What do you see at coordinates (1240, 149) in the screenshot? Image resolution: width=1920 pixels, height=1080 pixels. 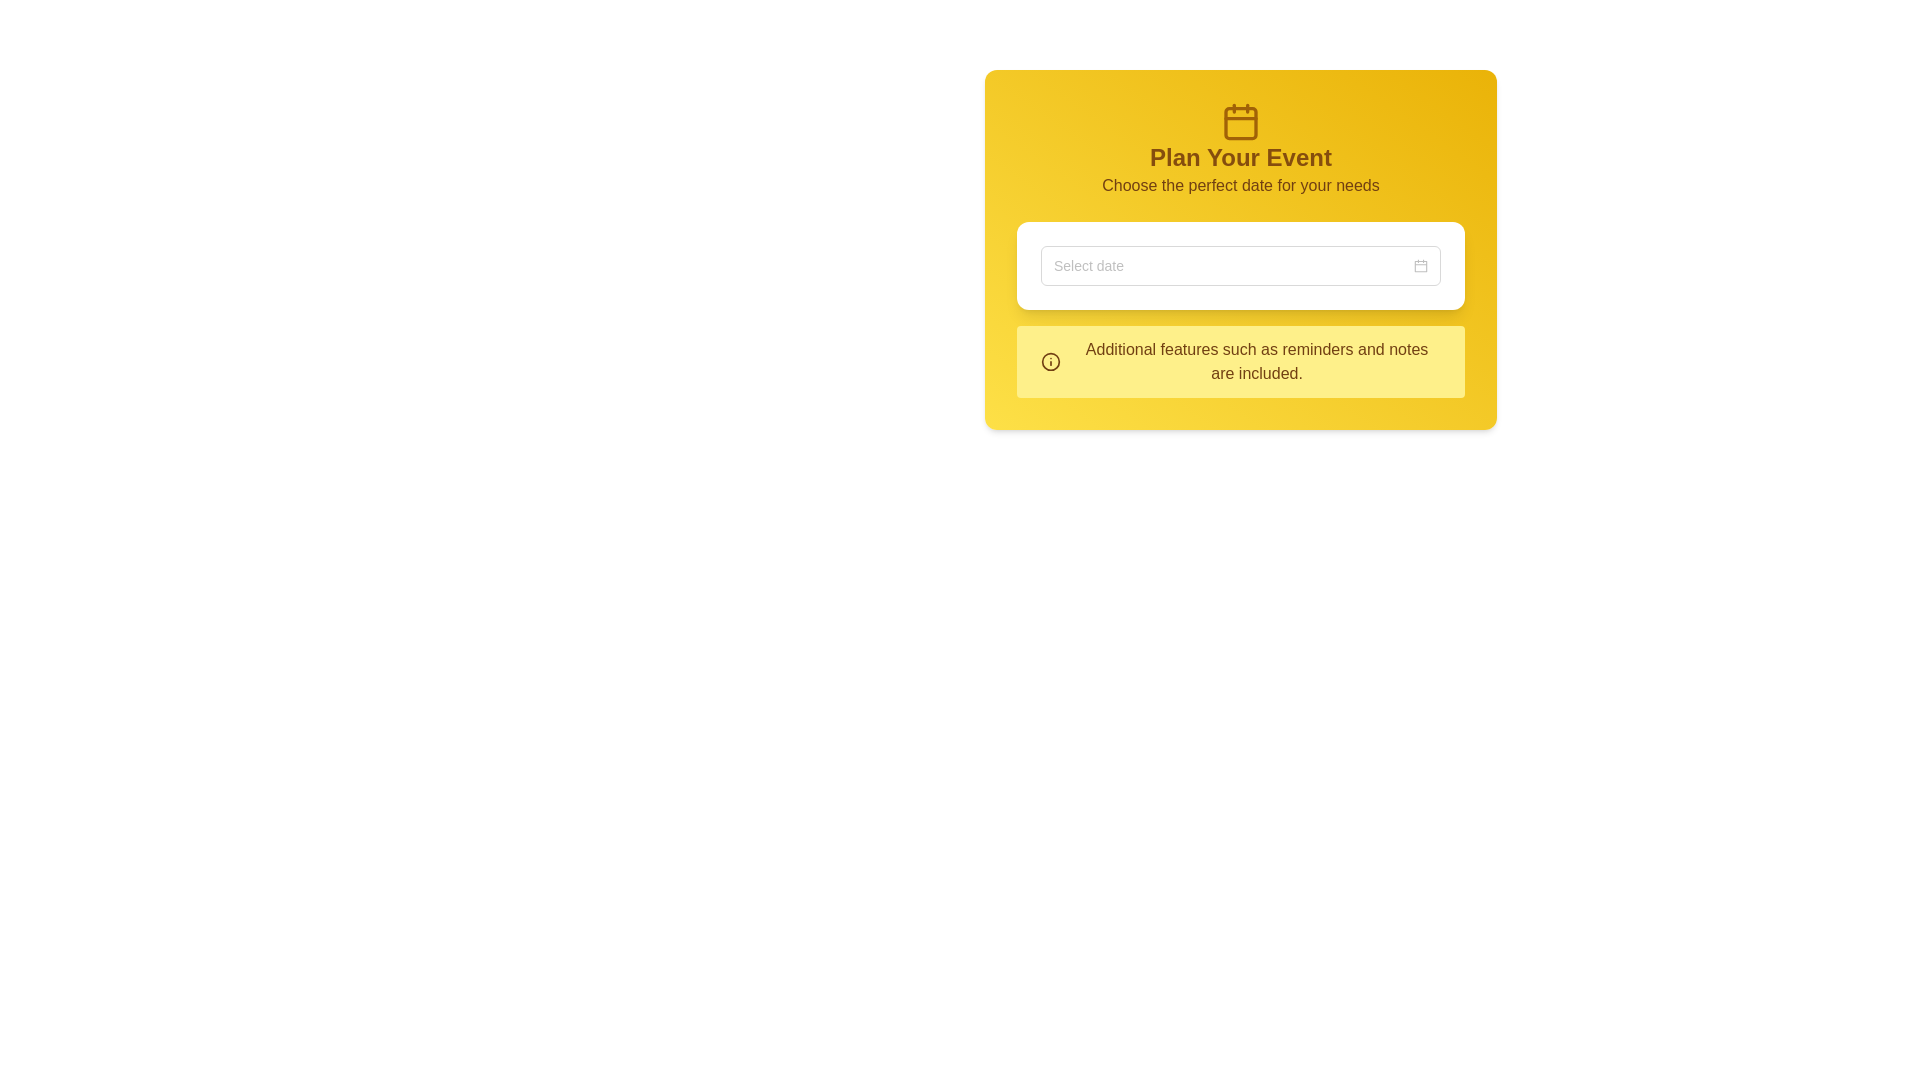 I see `the text block with the title 'Plan Your Event' and its calendar icon, which is centrally located at the top of the yellow-themed card UI section` at bounding box center [1240, 149].